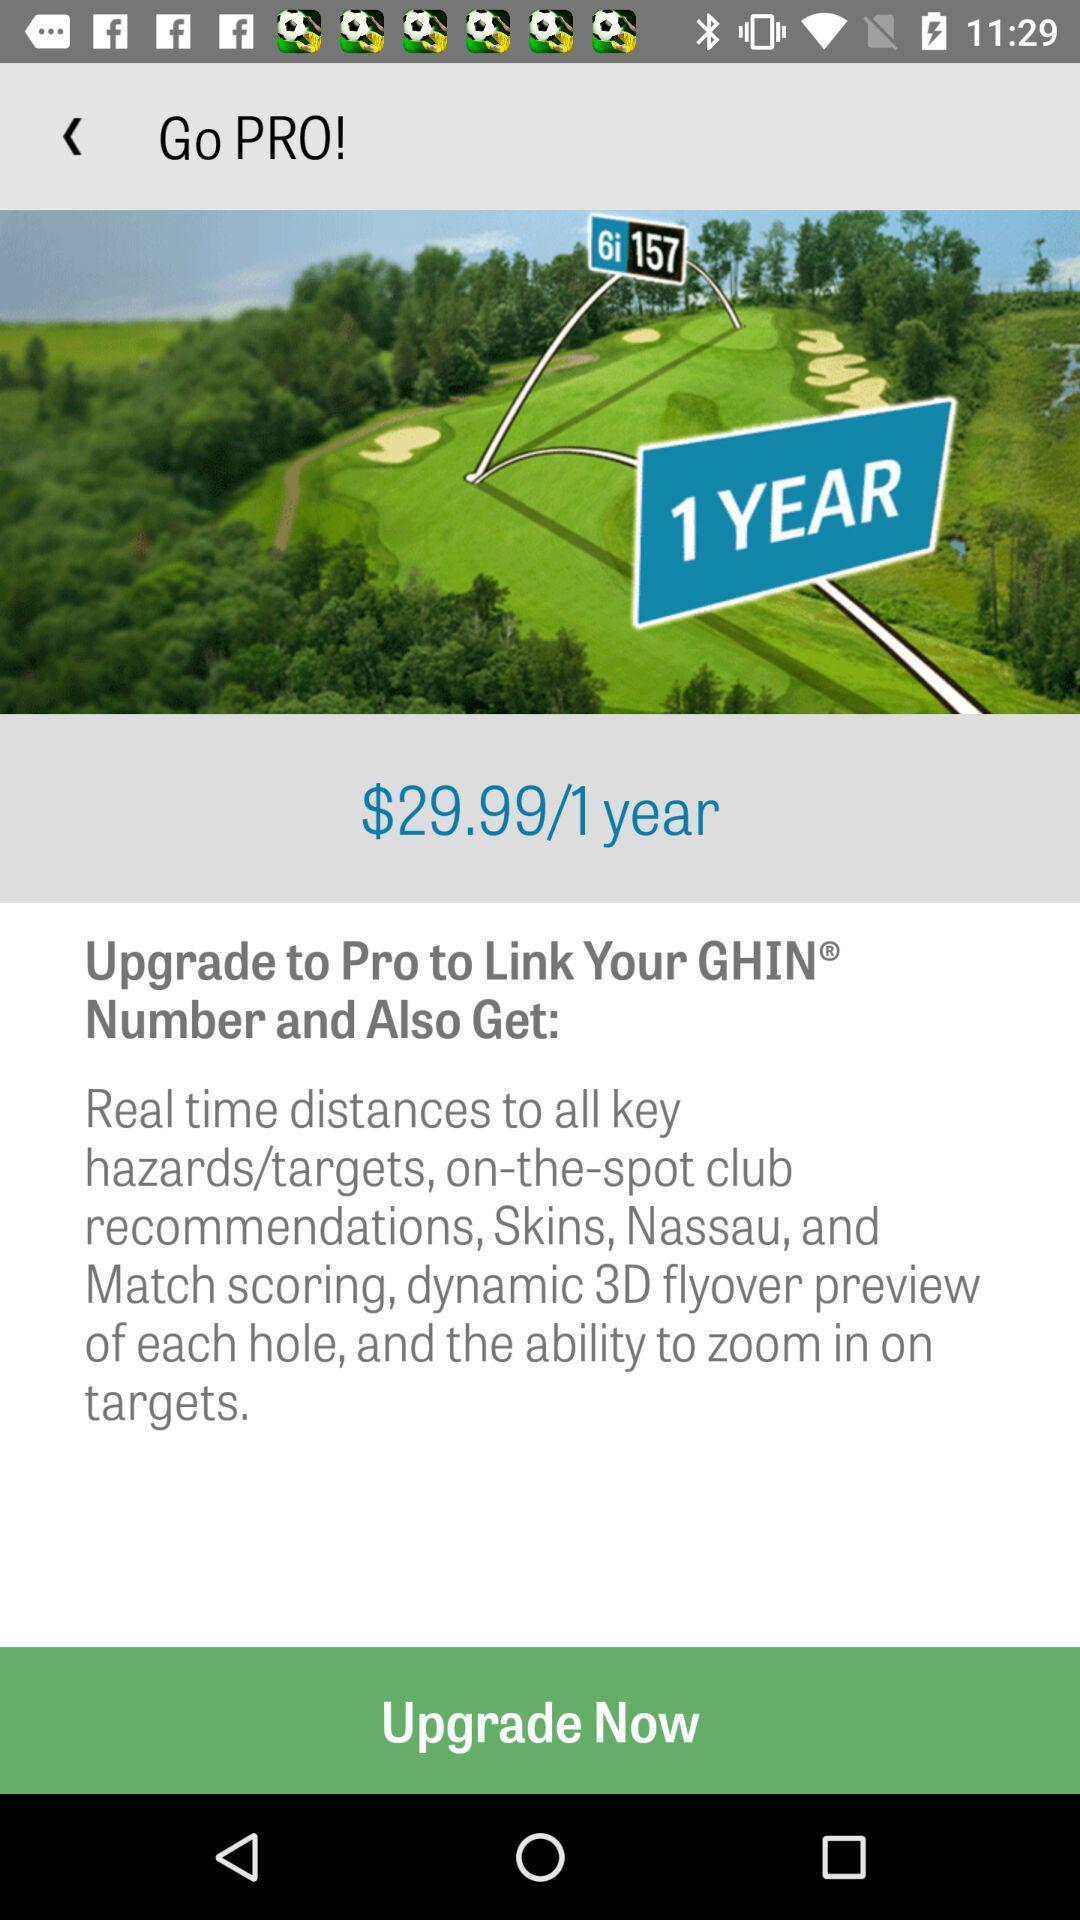  What do you see at coordinates (72, 135) in the screenshot?
I see `the item to the left of go pro!` at bounding box center [72, 135].